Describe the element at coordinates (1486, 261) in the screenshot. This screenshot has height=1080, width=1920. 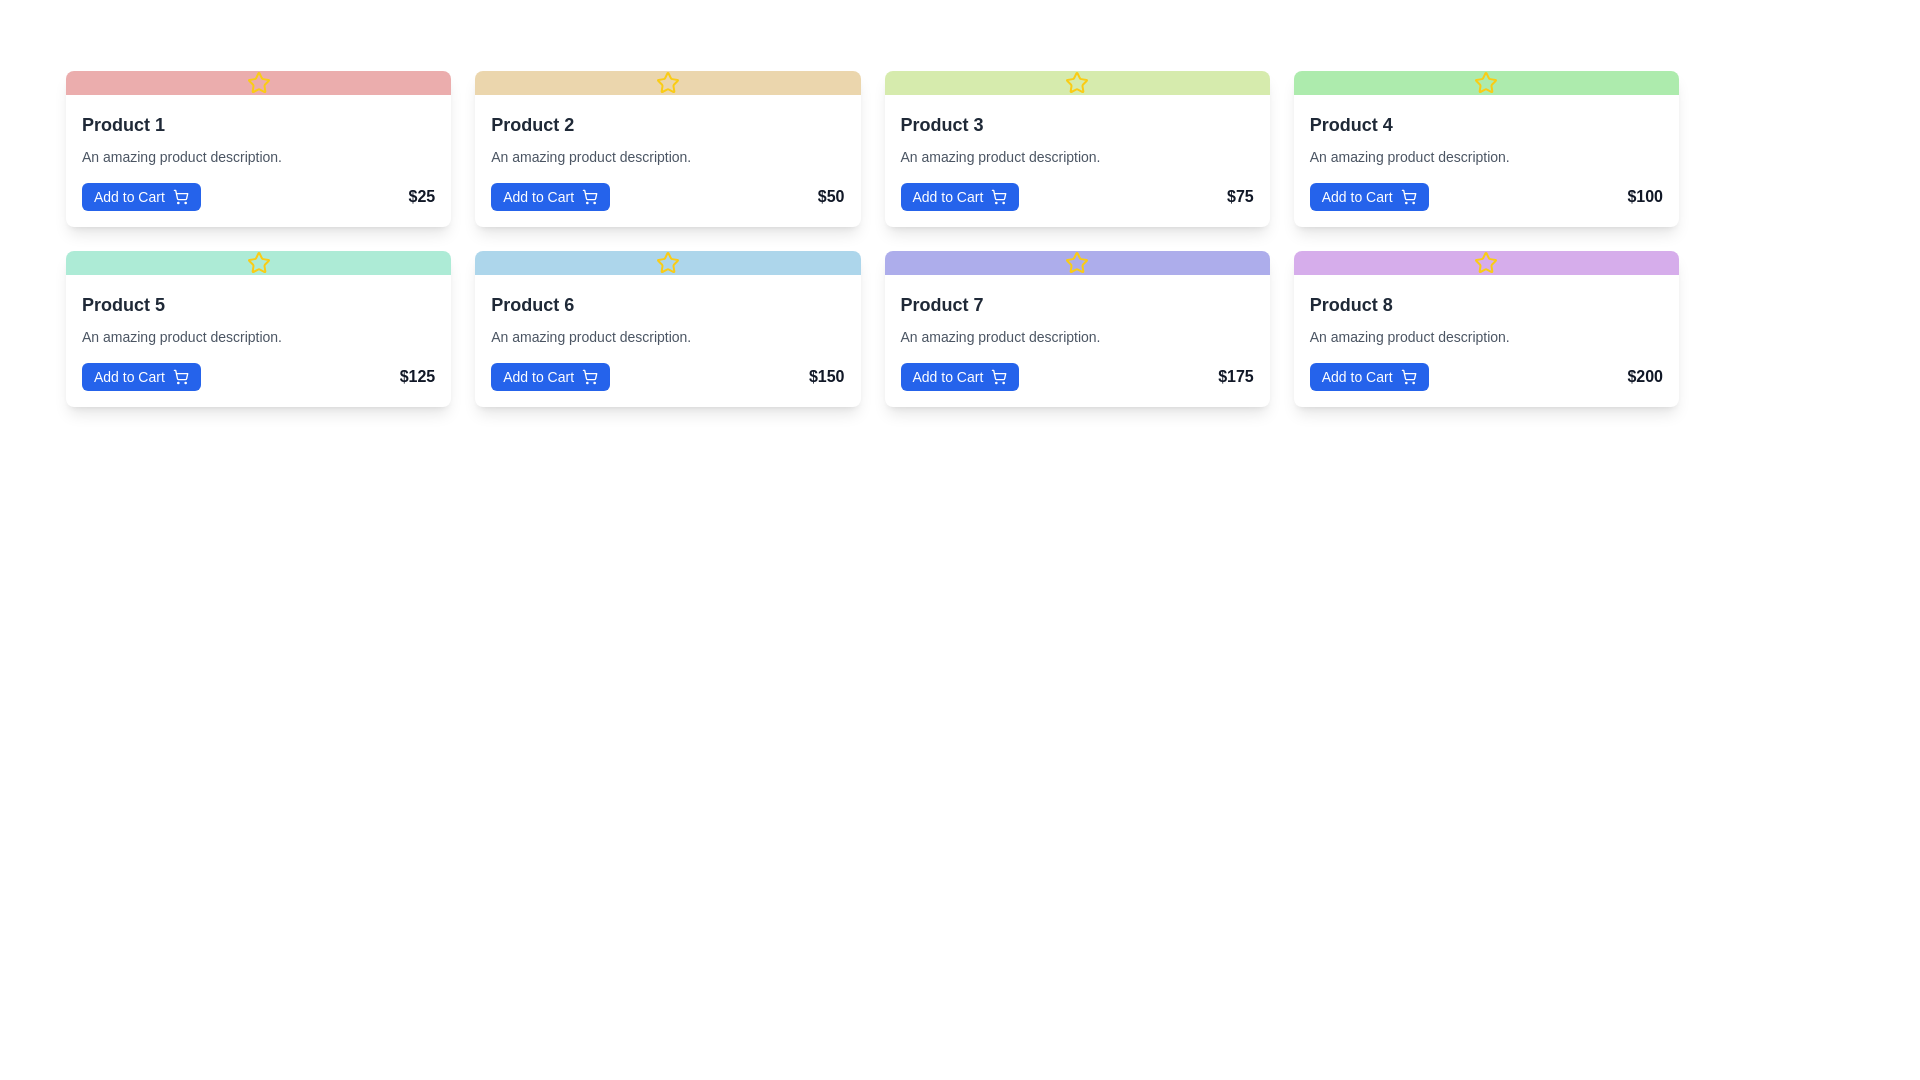
I see `the star icon located at the top of the 'Product 8' card in the fourth column of the second row within the grid of product cards` at that location.